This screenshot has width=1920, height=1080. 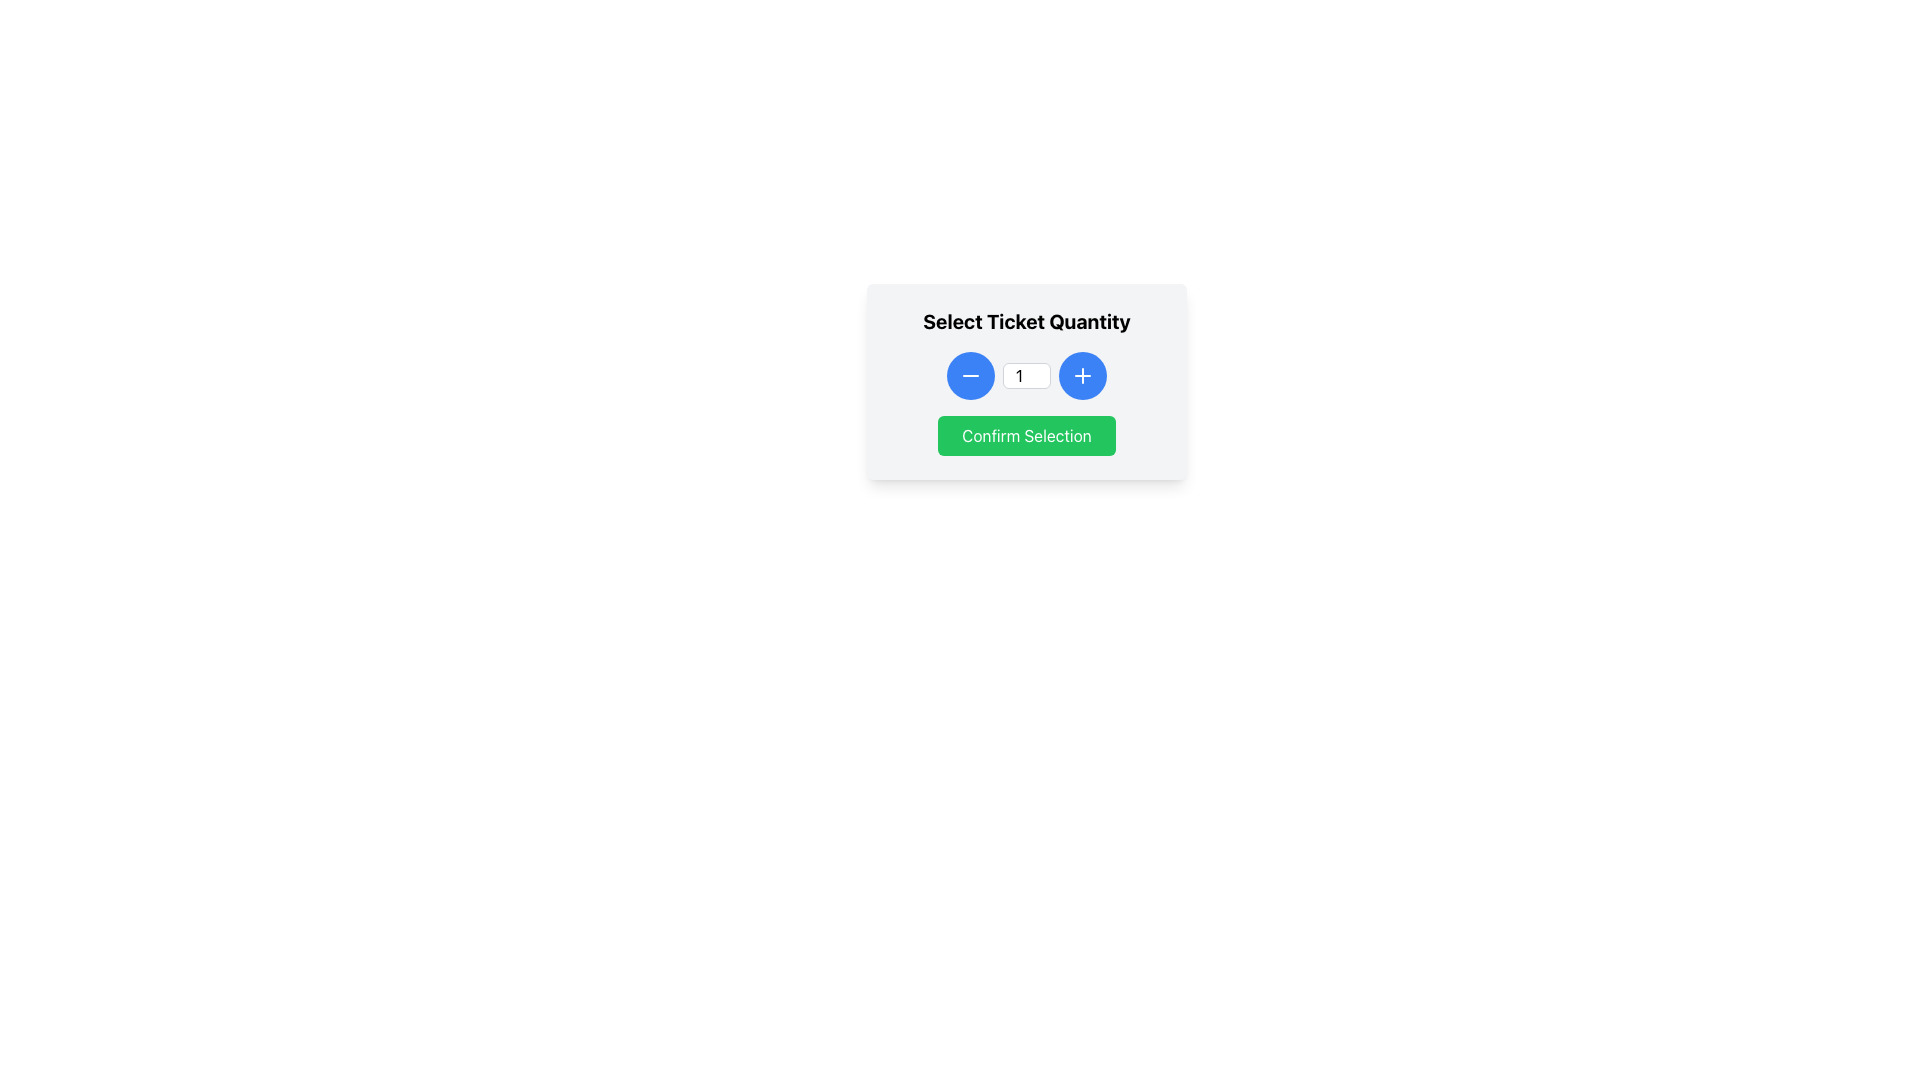 I want to click on the Number Input box displaying the number '1' to focus on it, so click(x=1027, y=375).